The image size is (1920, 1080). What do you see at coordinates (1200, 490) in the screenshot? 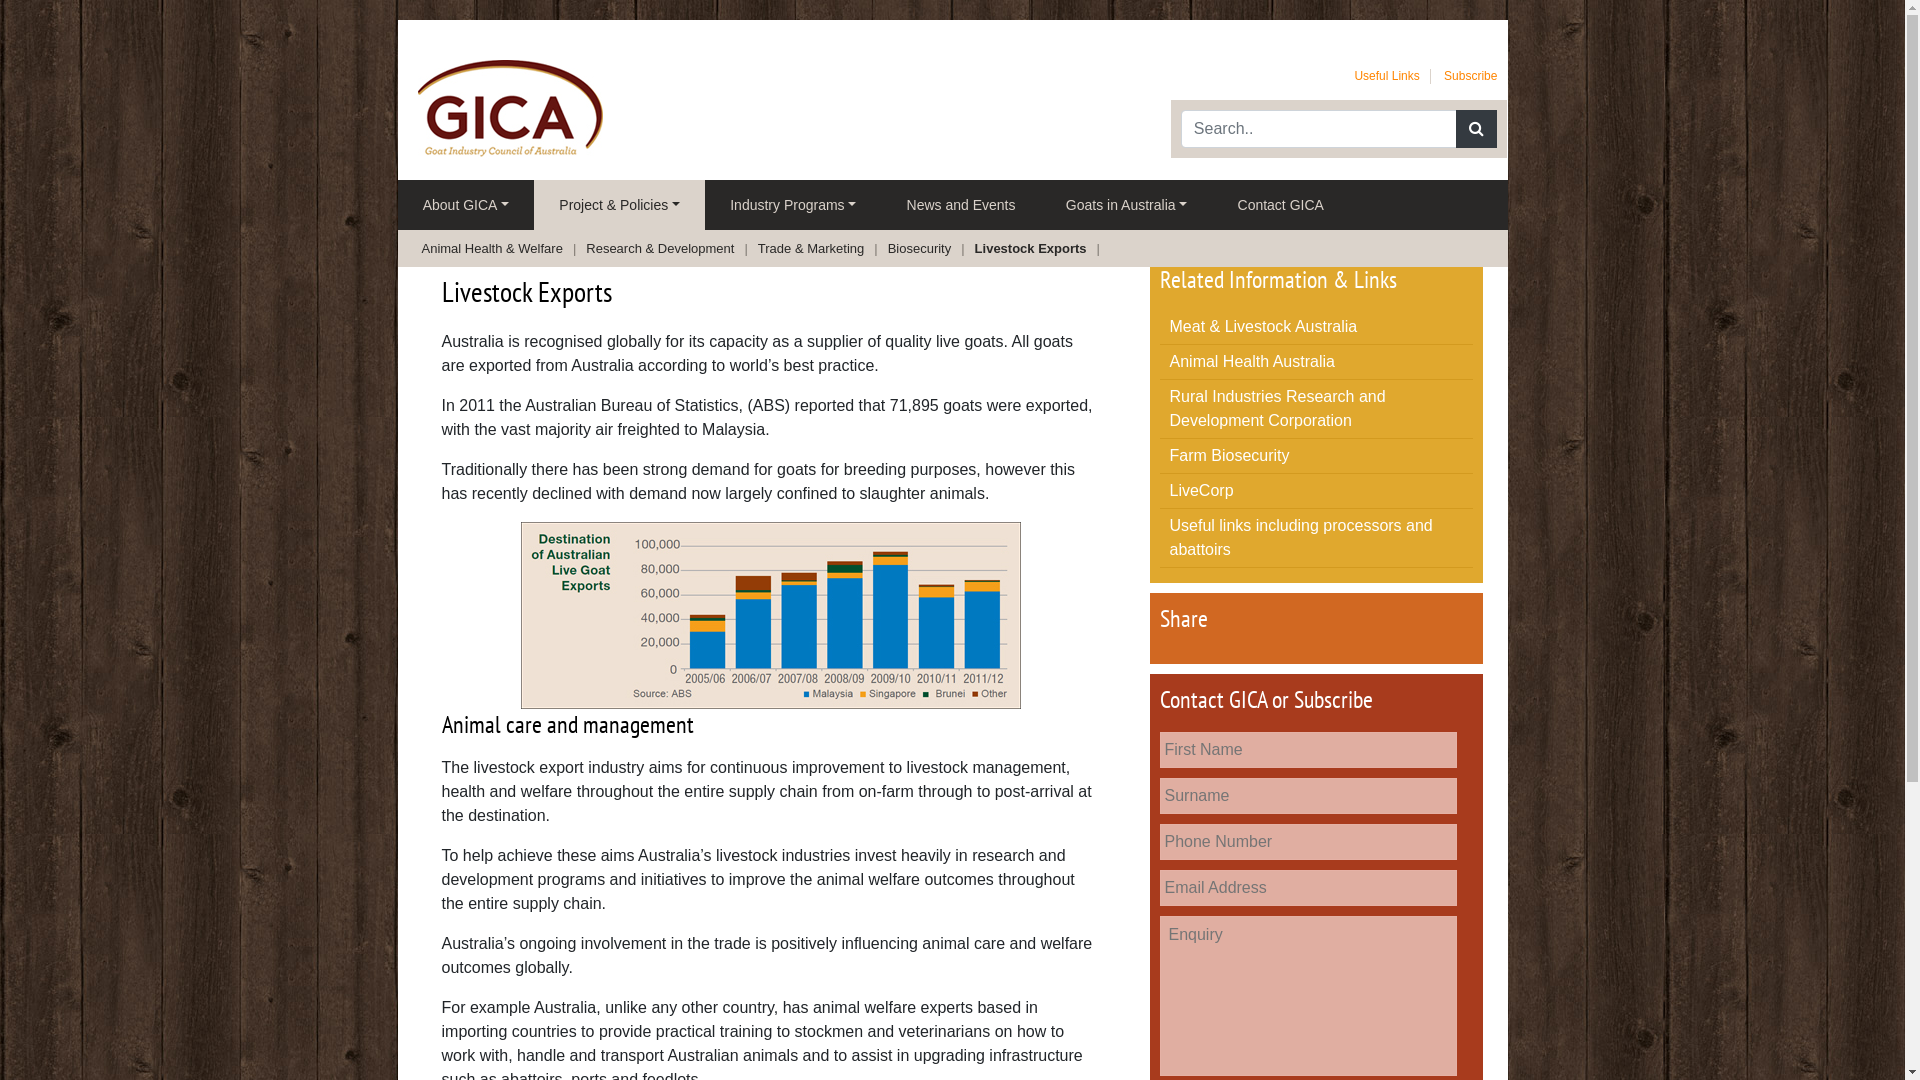
I see `'LiveCorp'` at bounding box center [1200, 490].